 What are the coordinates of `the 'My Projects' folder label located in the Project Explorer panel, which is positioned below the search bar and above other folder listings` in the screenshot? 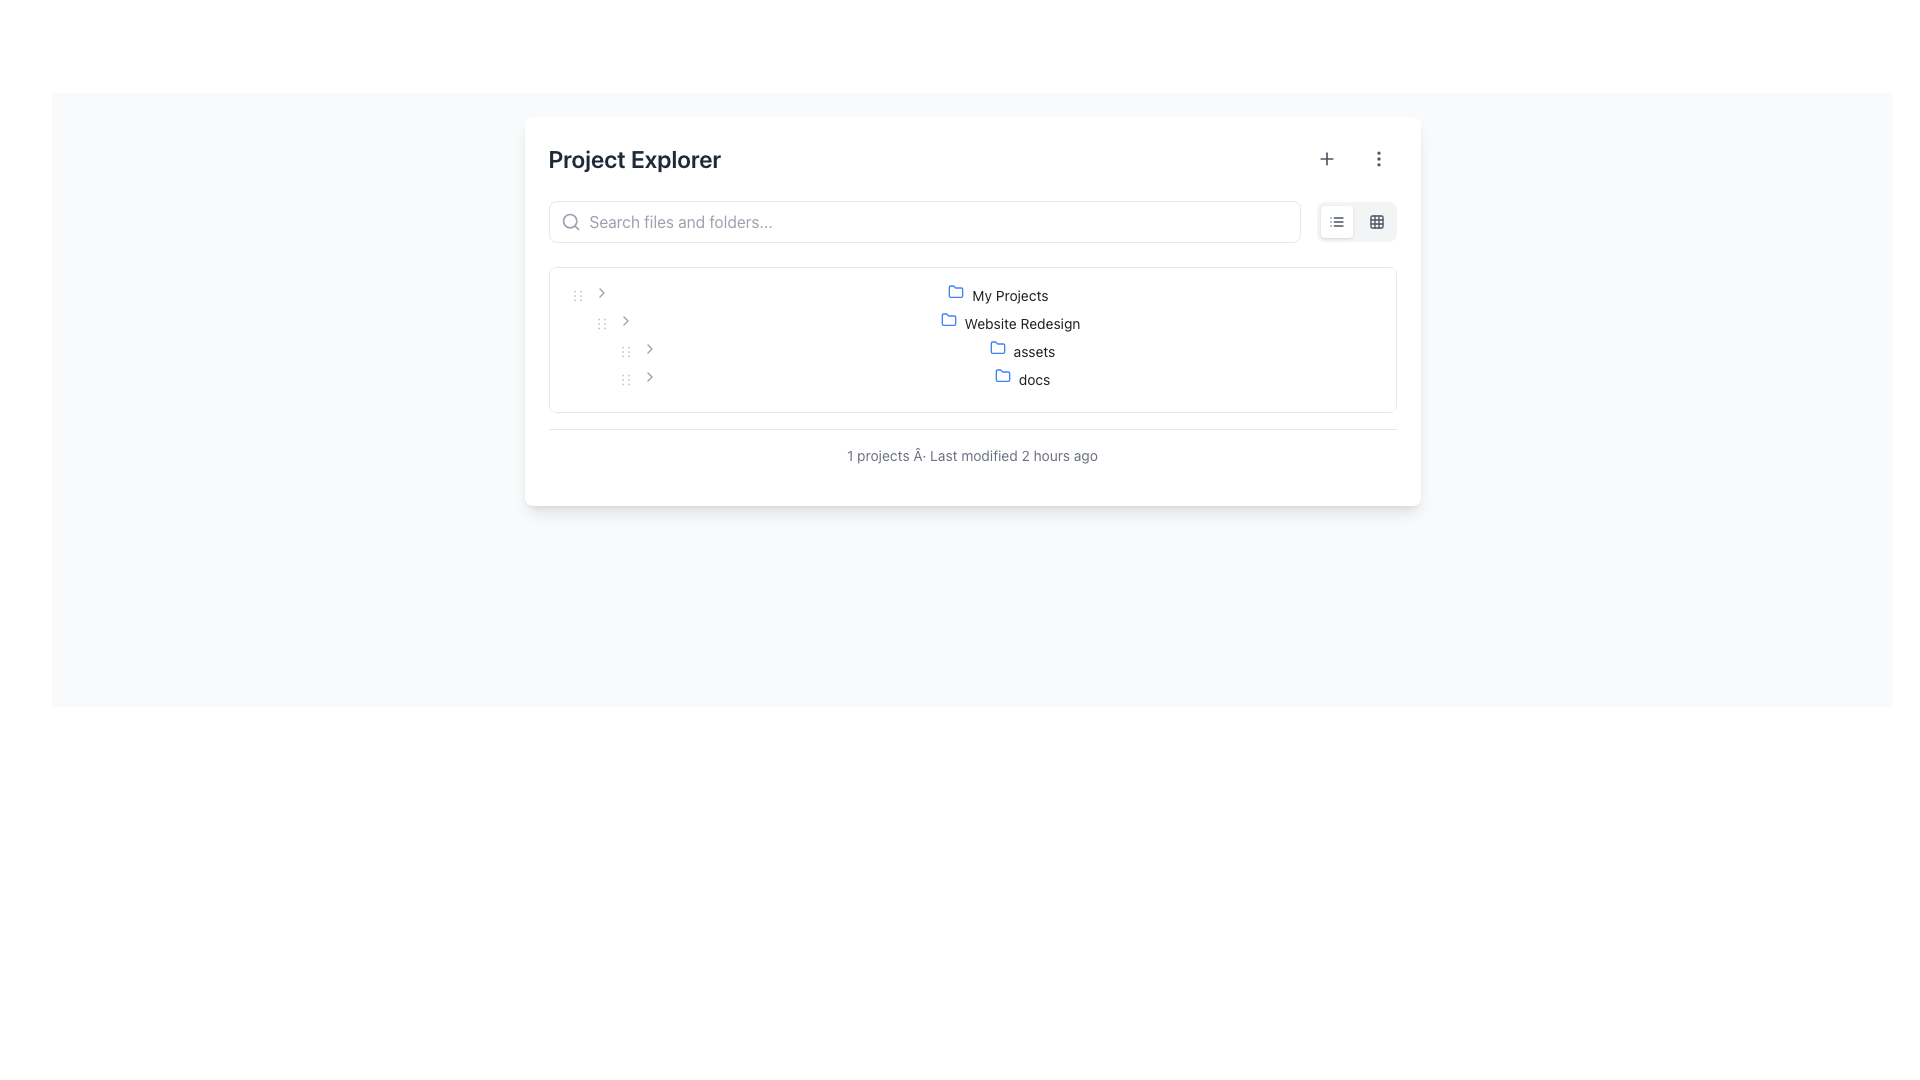 It's located at (1010, 295).